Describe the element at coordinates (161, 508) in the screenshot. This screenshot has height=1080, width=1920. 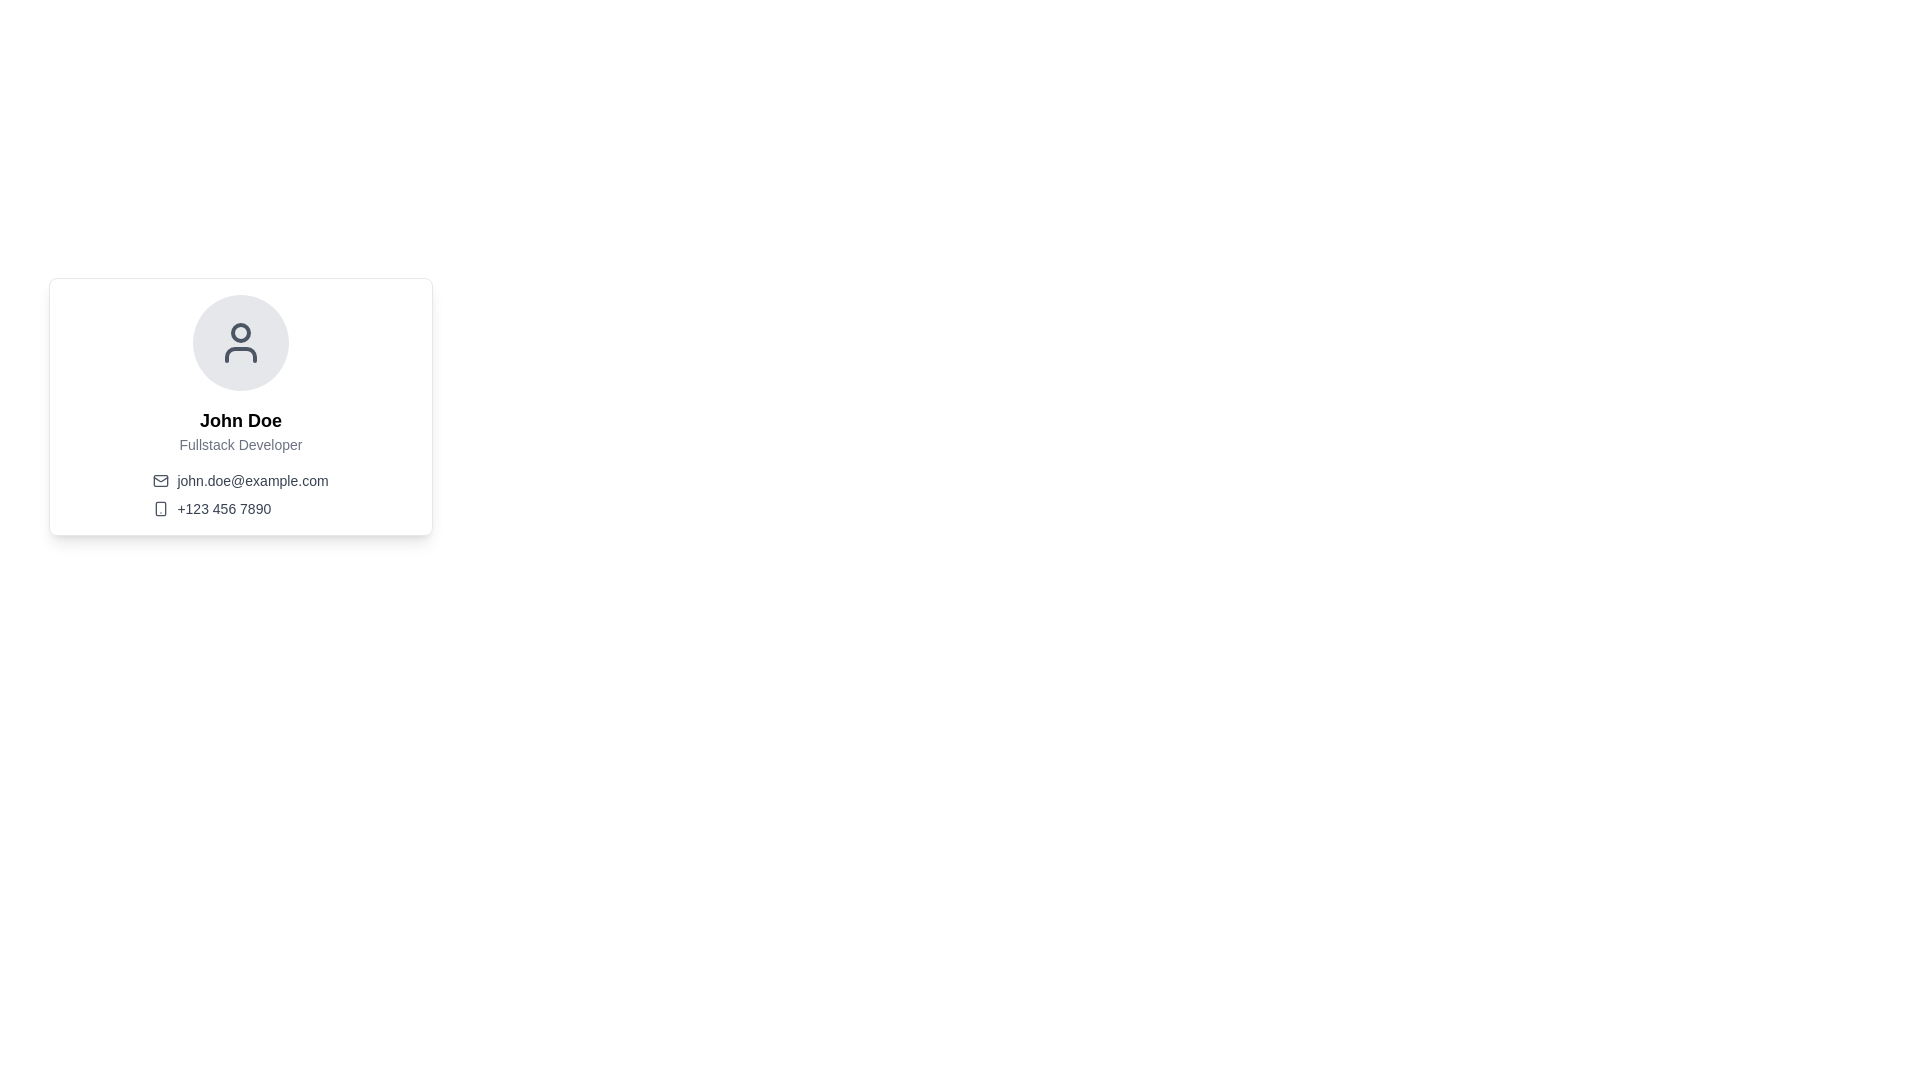
I see `the smartphone icon representing the user's contact information, which is located at the bottom left corner of the card` at that location.